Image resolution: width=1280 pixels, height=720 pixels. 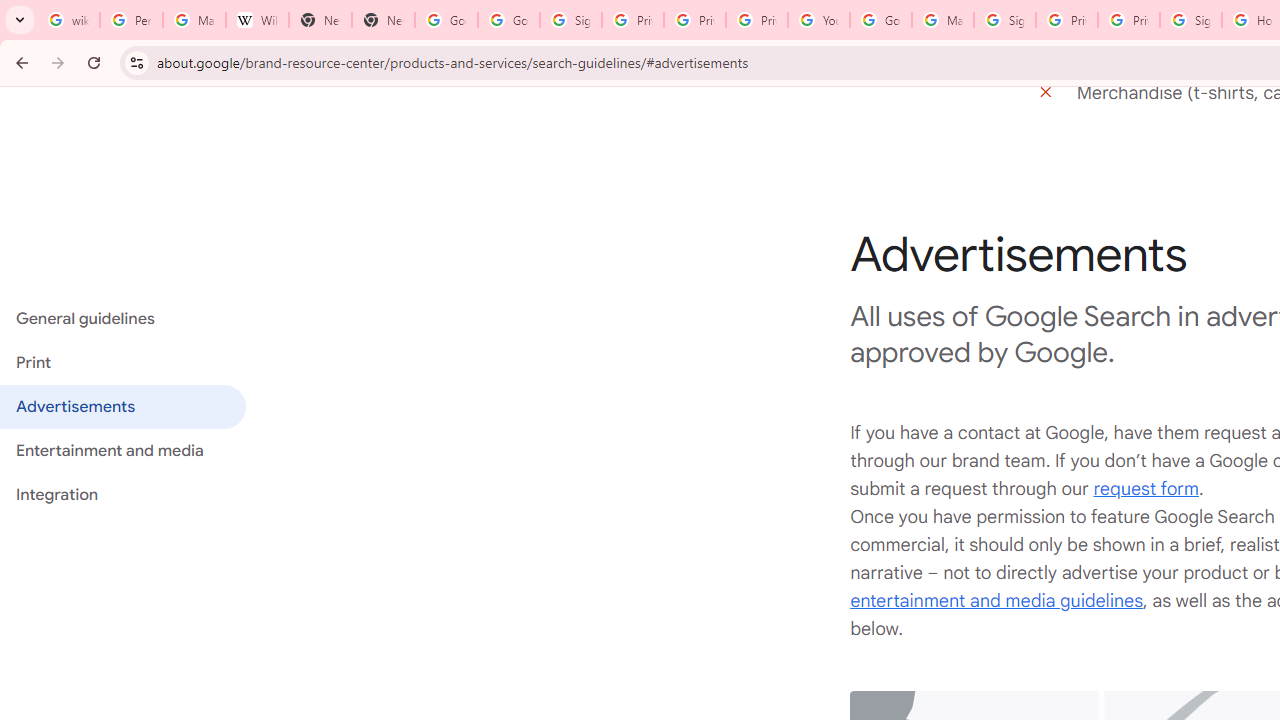 I want to click on 'New Tab', so click(x=320, y=20).